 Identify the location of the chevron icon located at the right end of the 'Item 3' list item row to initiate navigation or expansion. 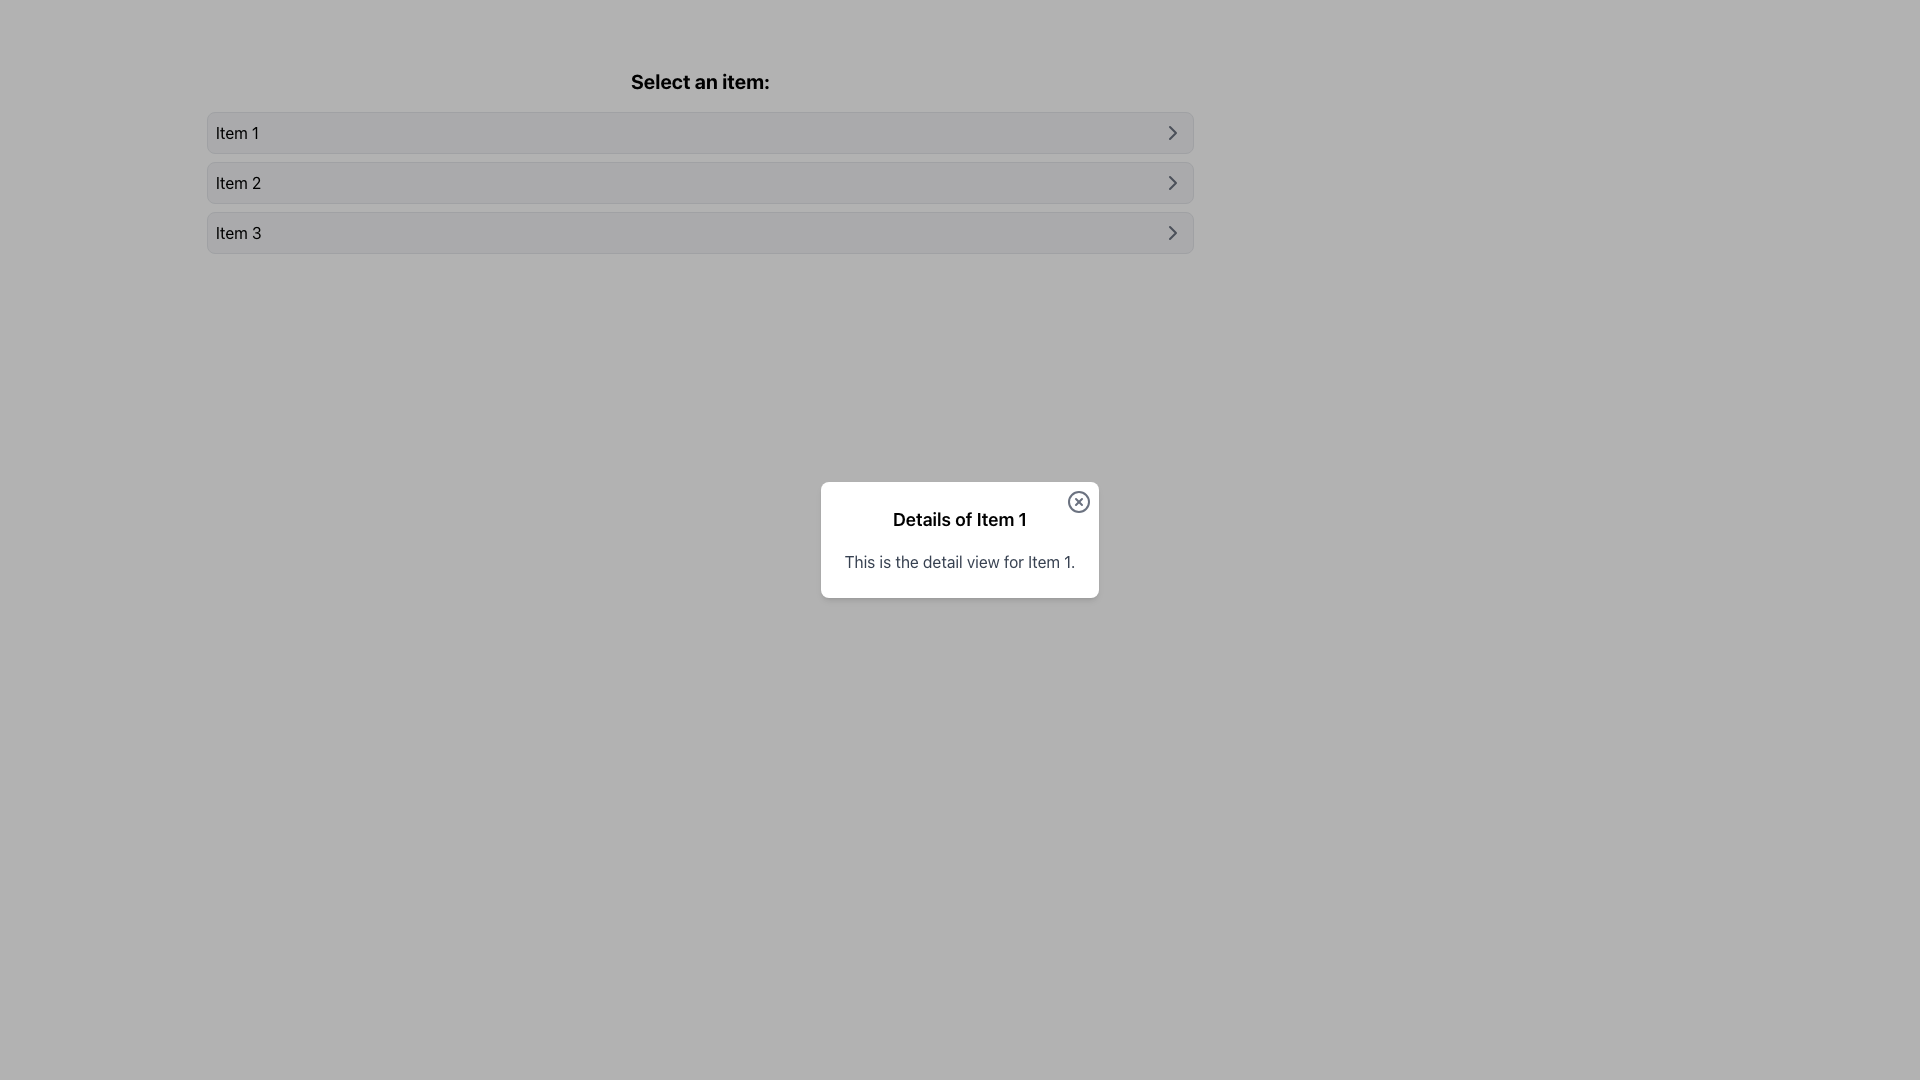
(1172, 231).